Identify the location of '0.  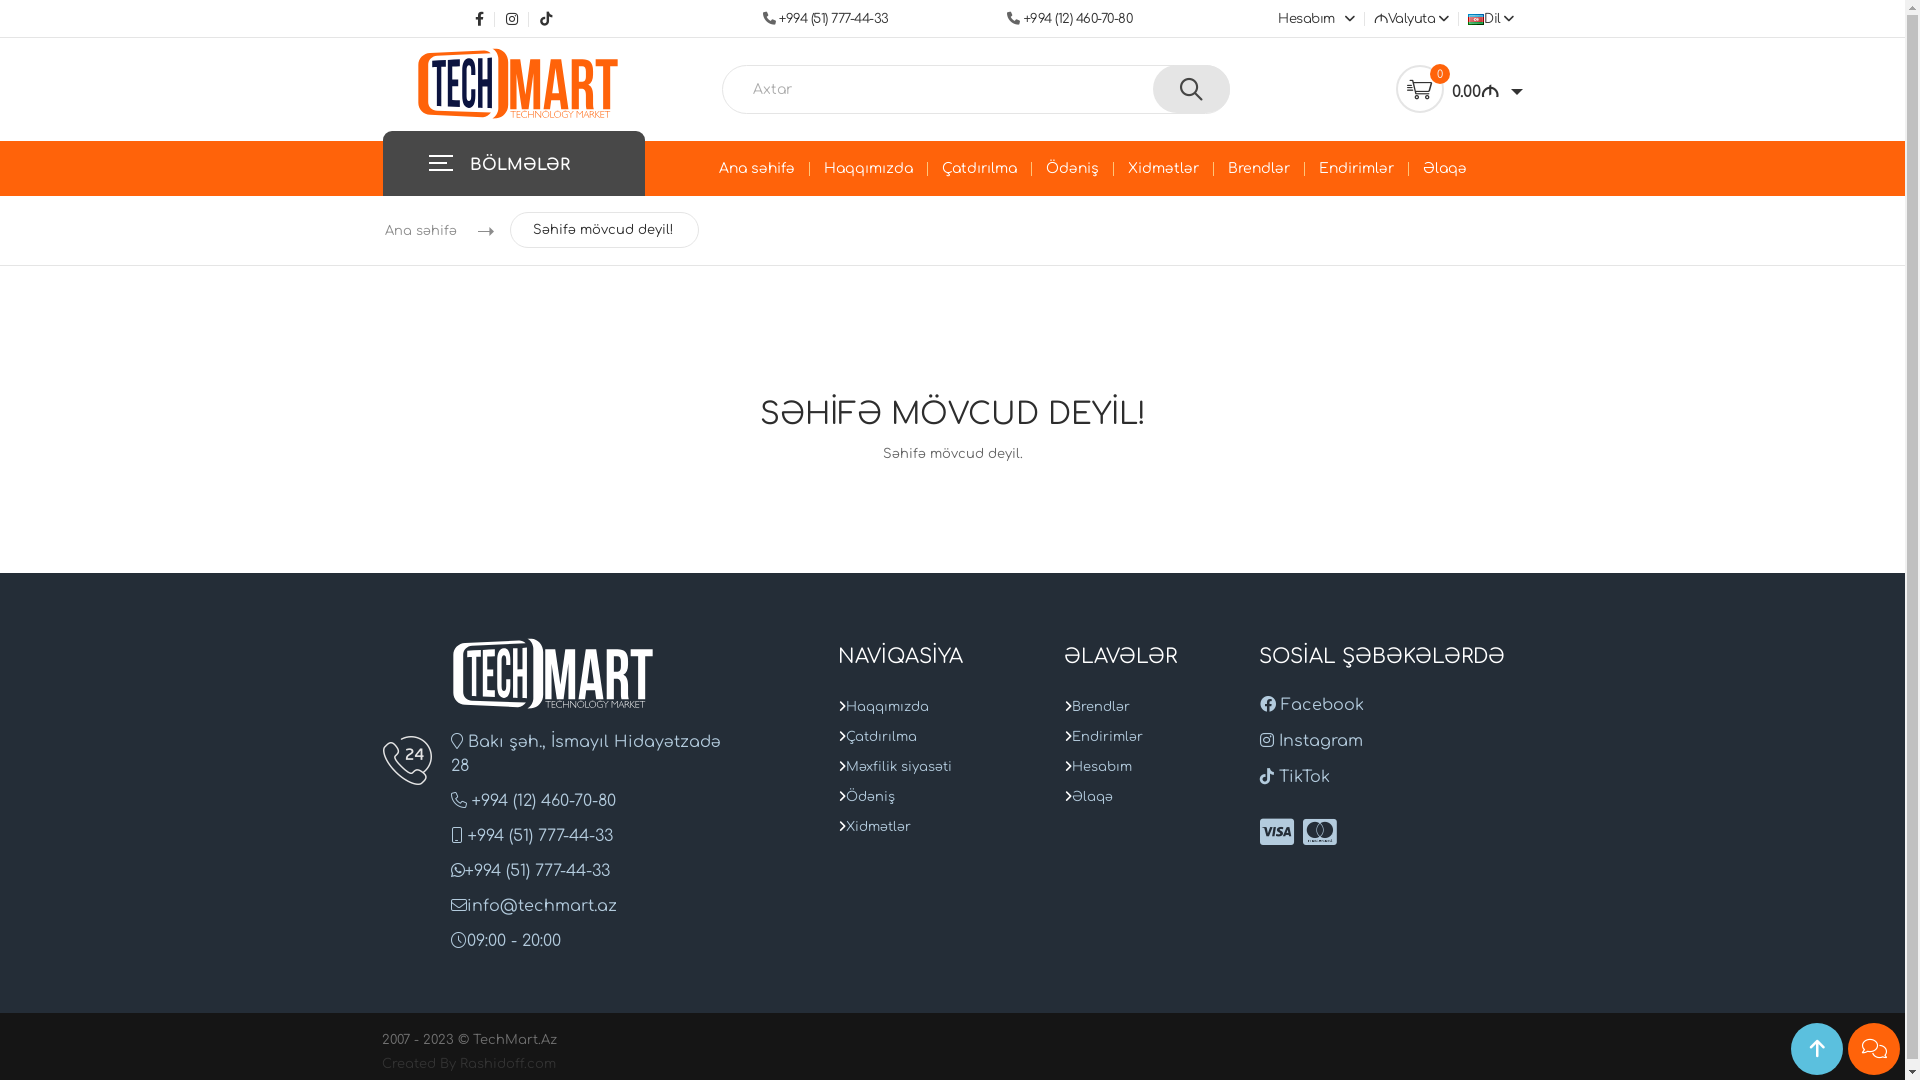
(1395, 87).